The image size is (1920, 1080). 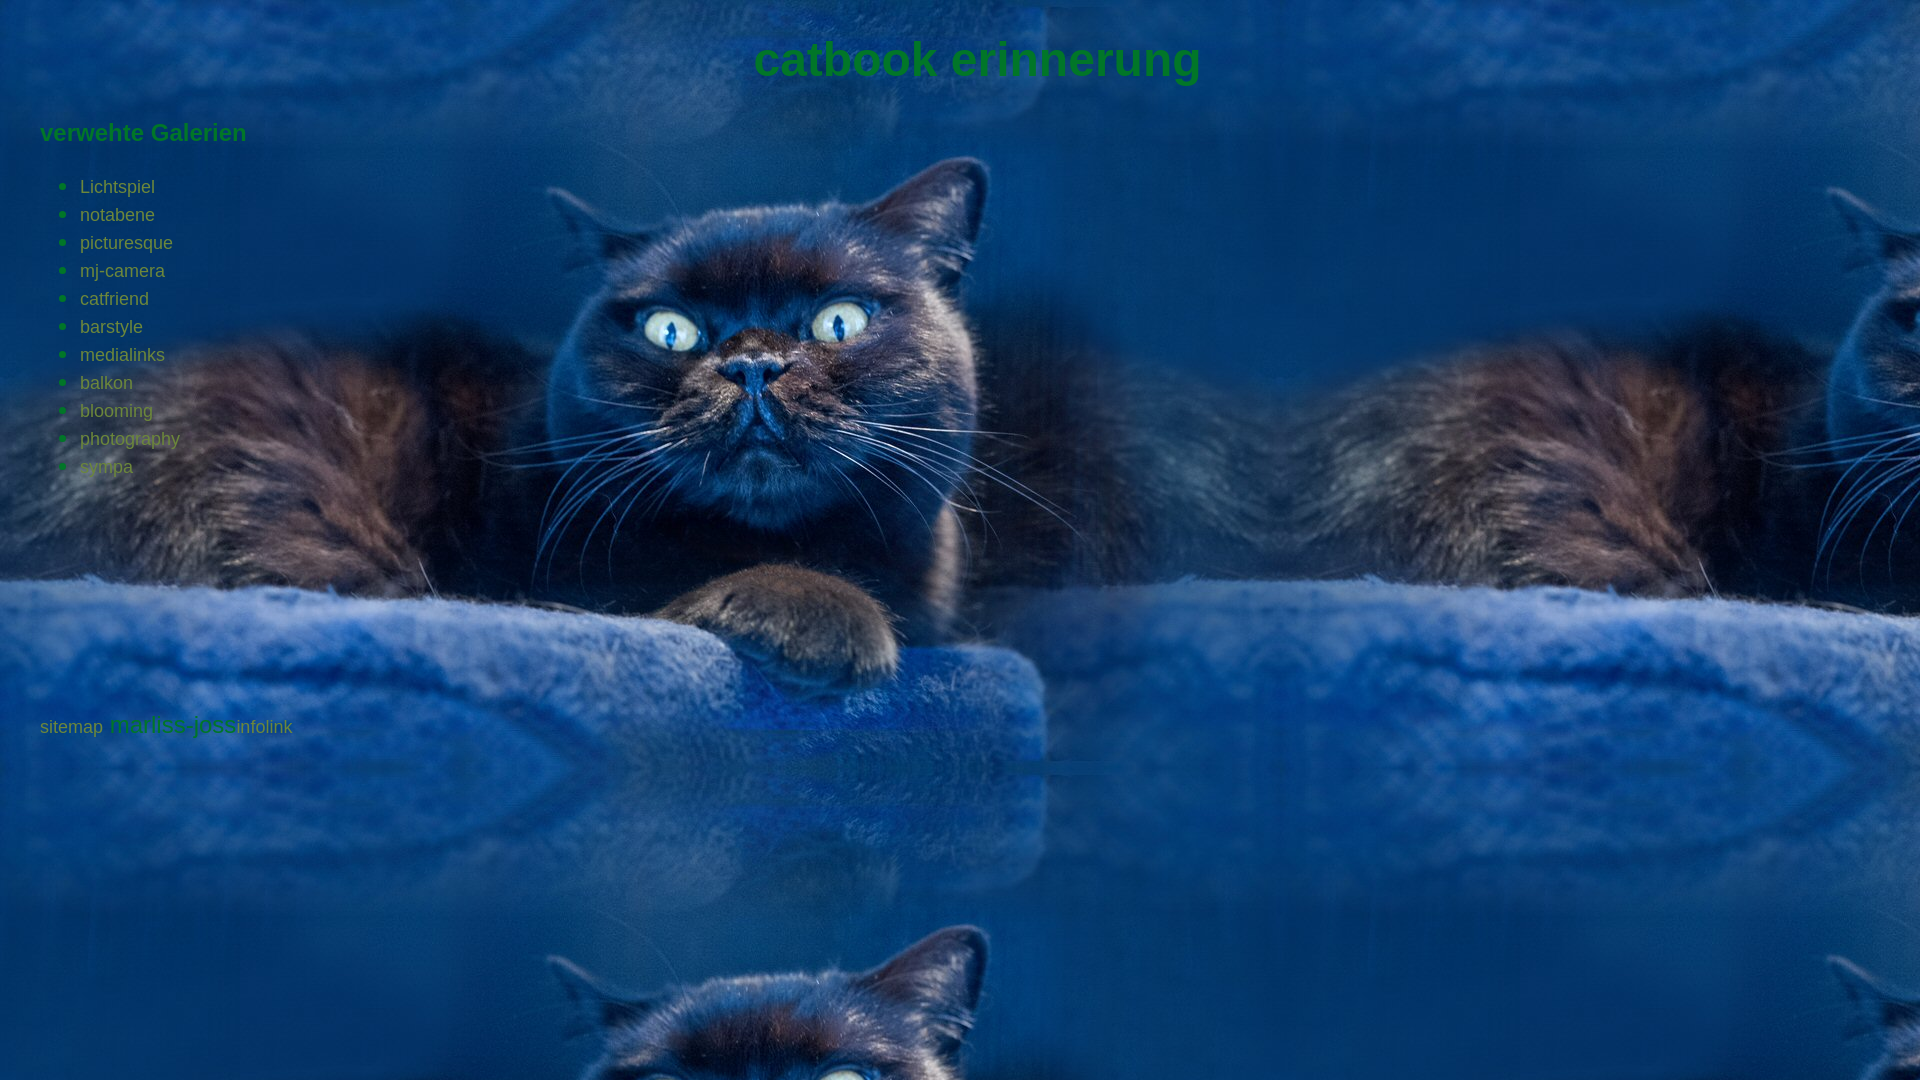 I want to click on 'picturesque', so click(x=125, y=242).